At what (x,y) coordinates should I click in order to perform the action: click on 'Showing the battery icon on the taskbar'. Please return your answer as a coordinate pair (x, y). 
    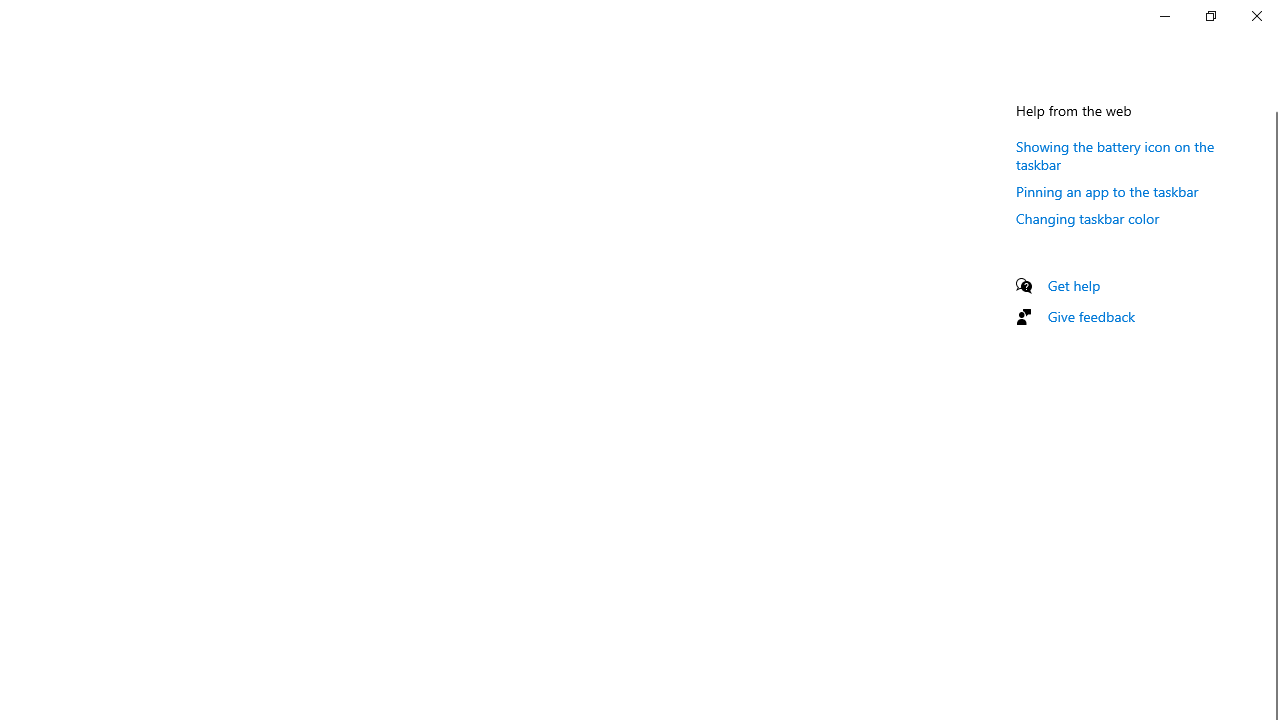
    Looking at the image, I should click on (1114, 154).